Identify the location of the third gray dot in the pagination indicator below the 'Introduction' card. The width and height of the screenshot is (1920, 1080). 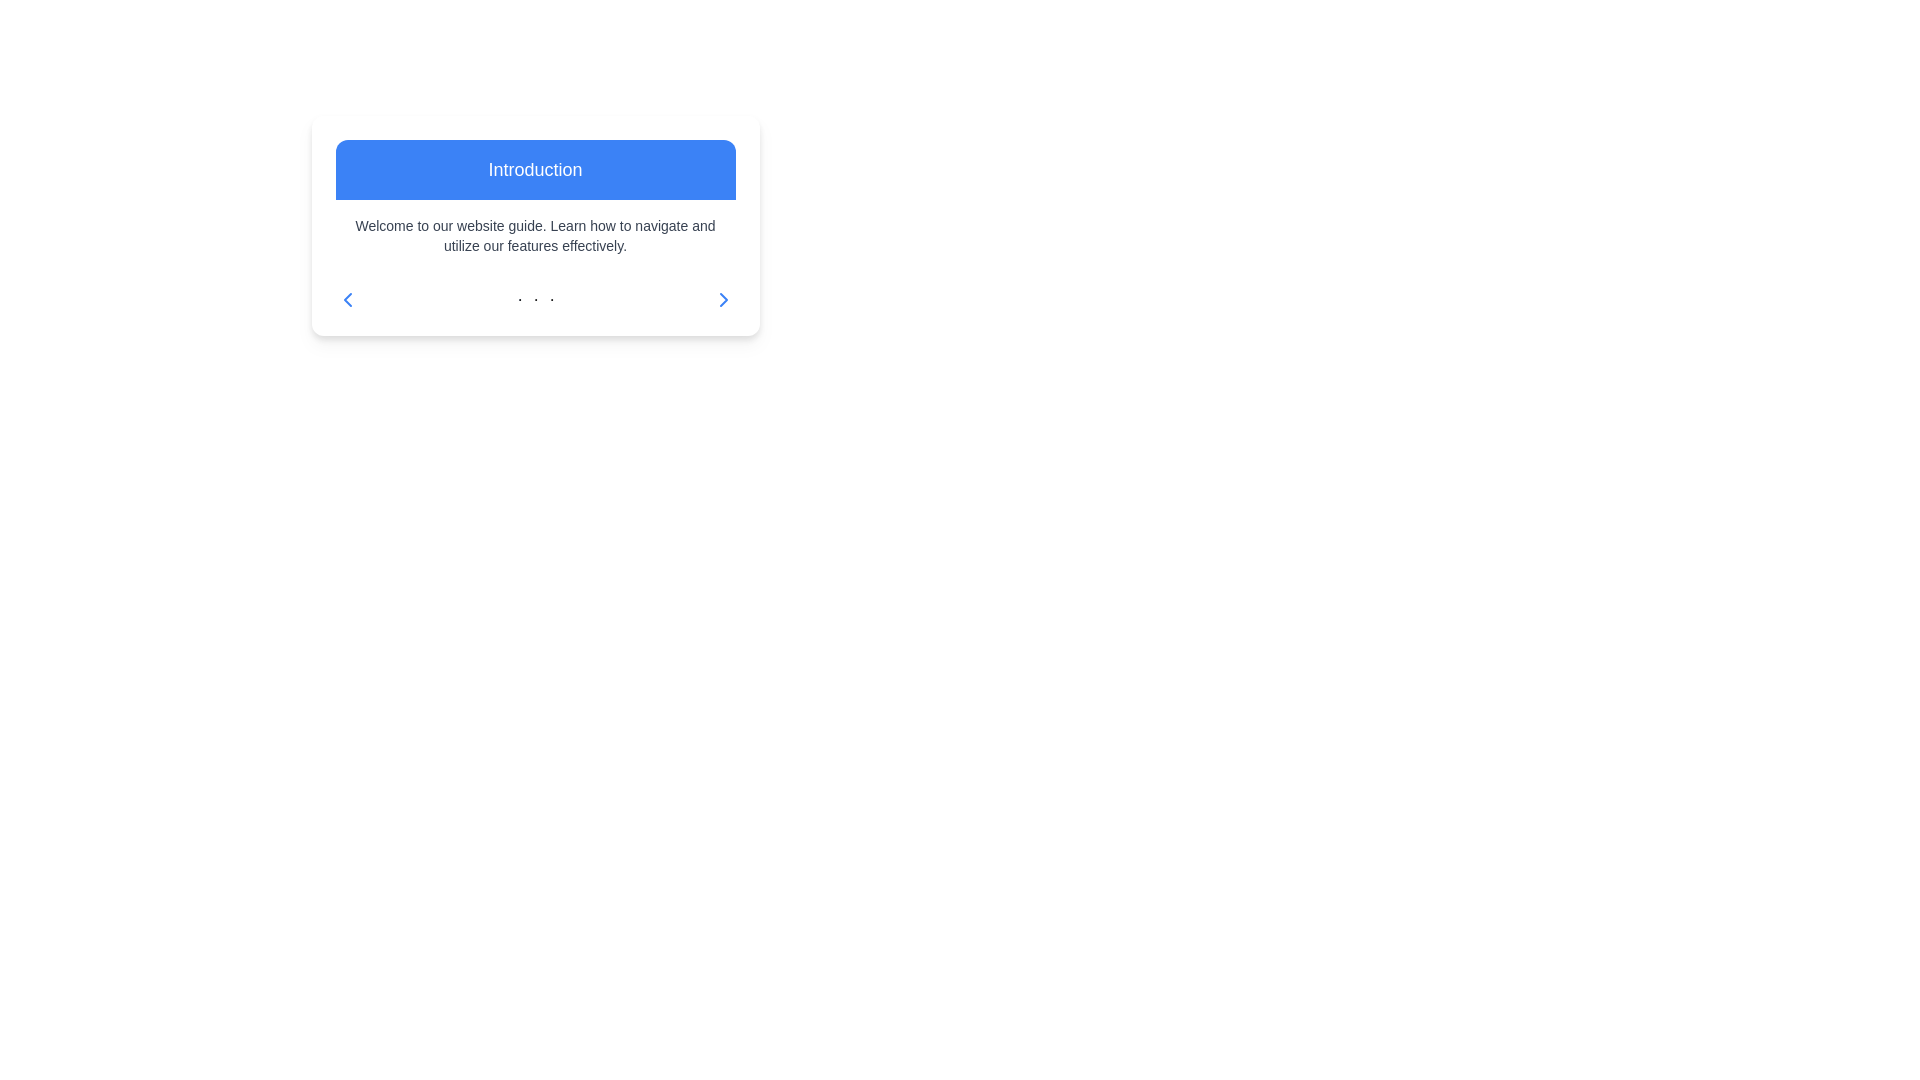
(551, 300).